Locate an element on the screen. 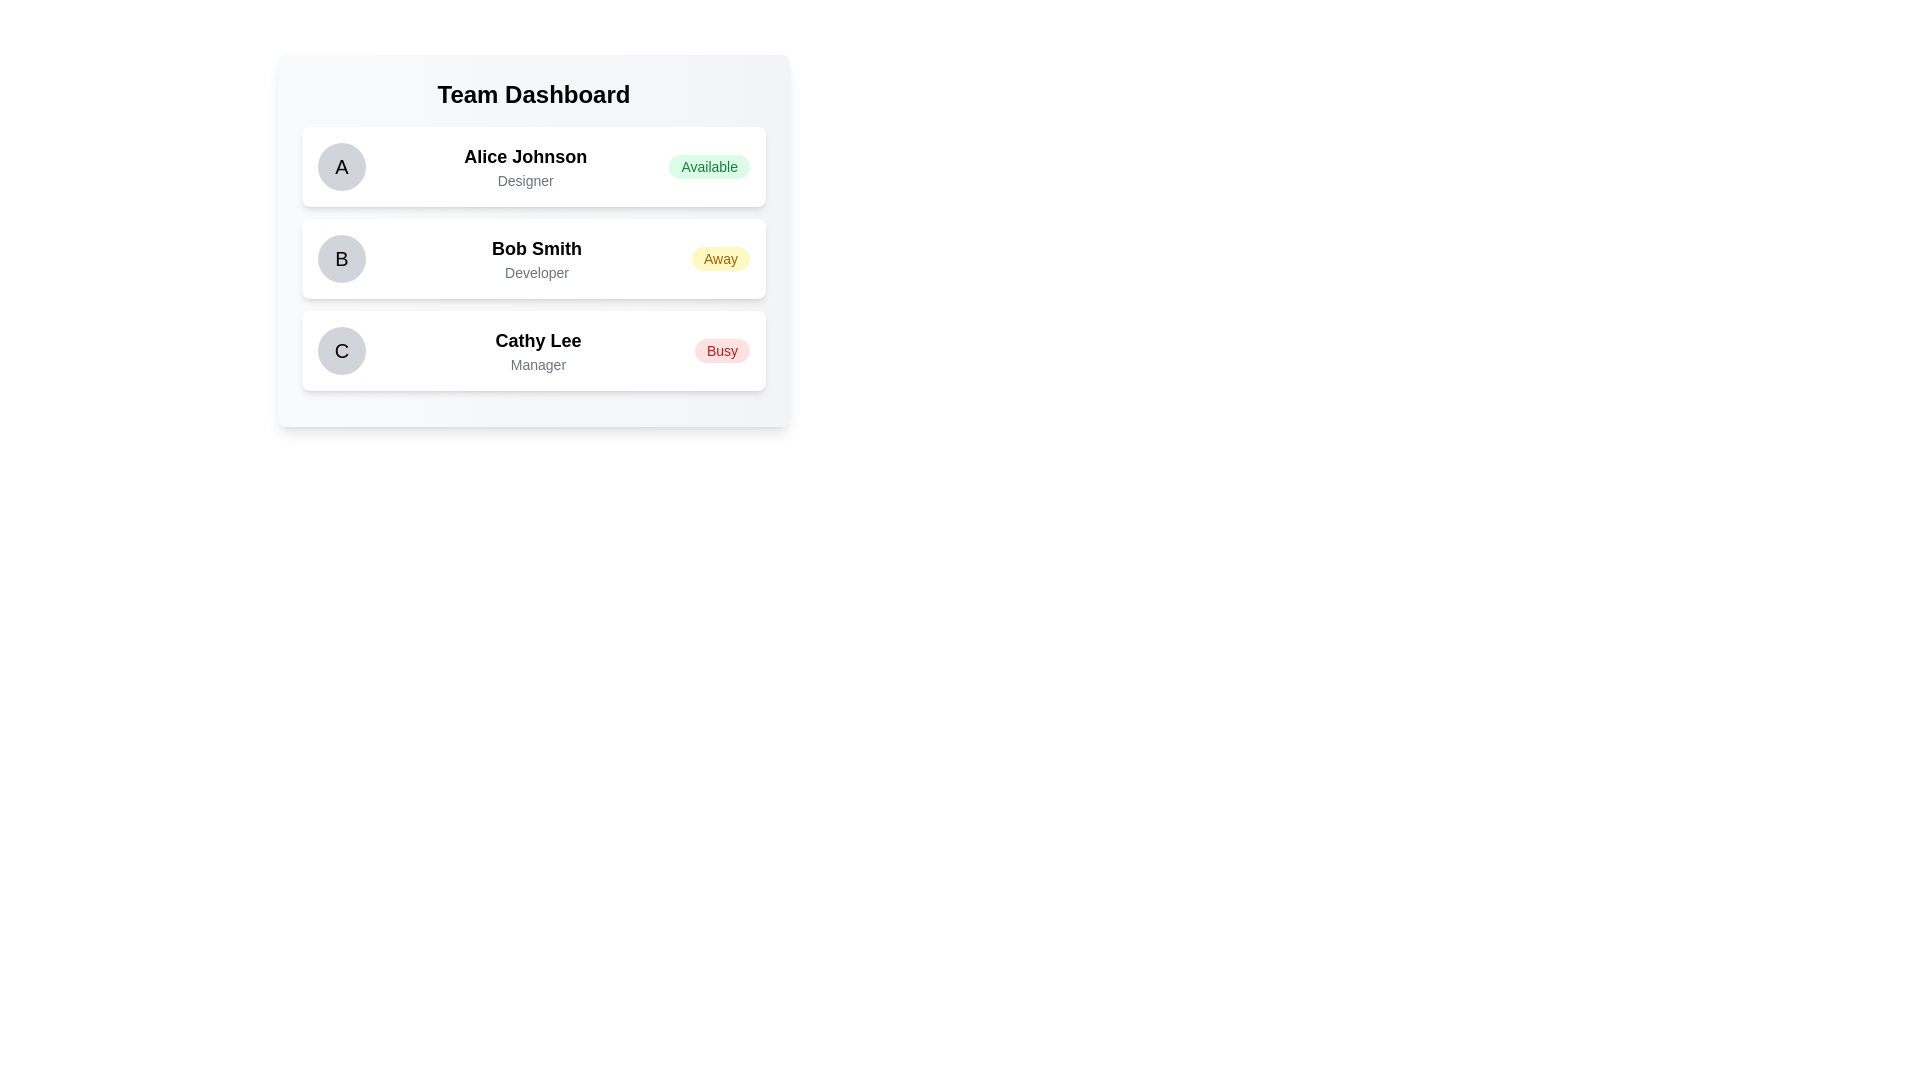  the informational text label indicating the role of 'Cathy Lee' in the team dashboard, located below her name in the third panel is located at coordinates (538, 365).